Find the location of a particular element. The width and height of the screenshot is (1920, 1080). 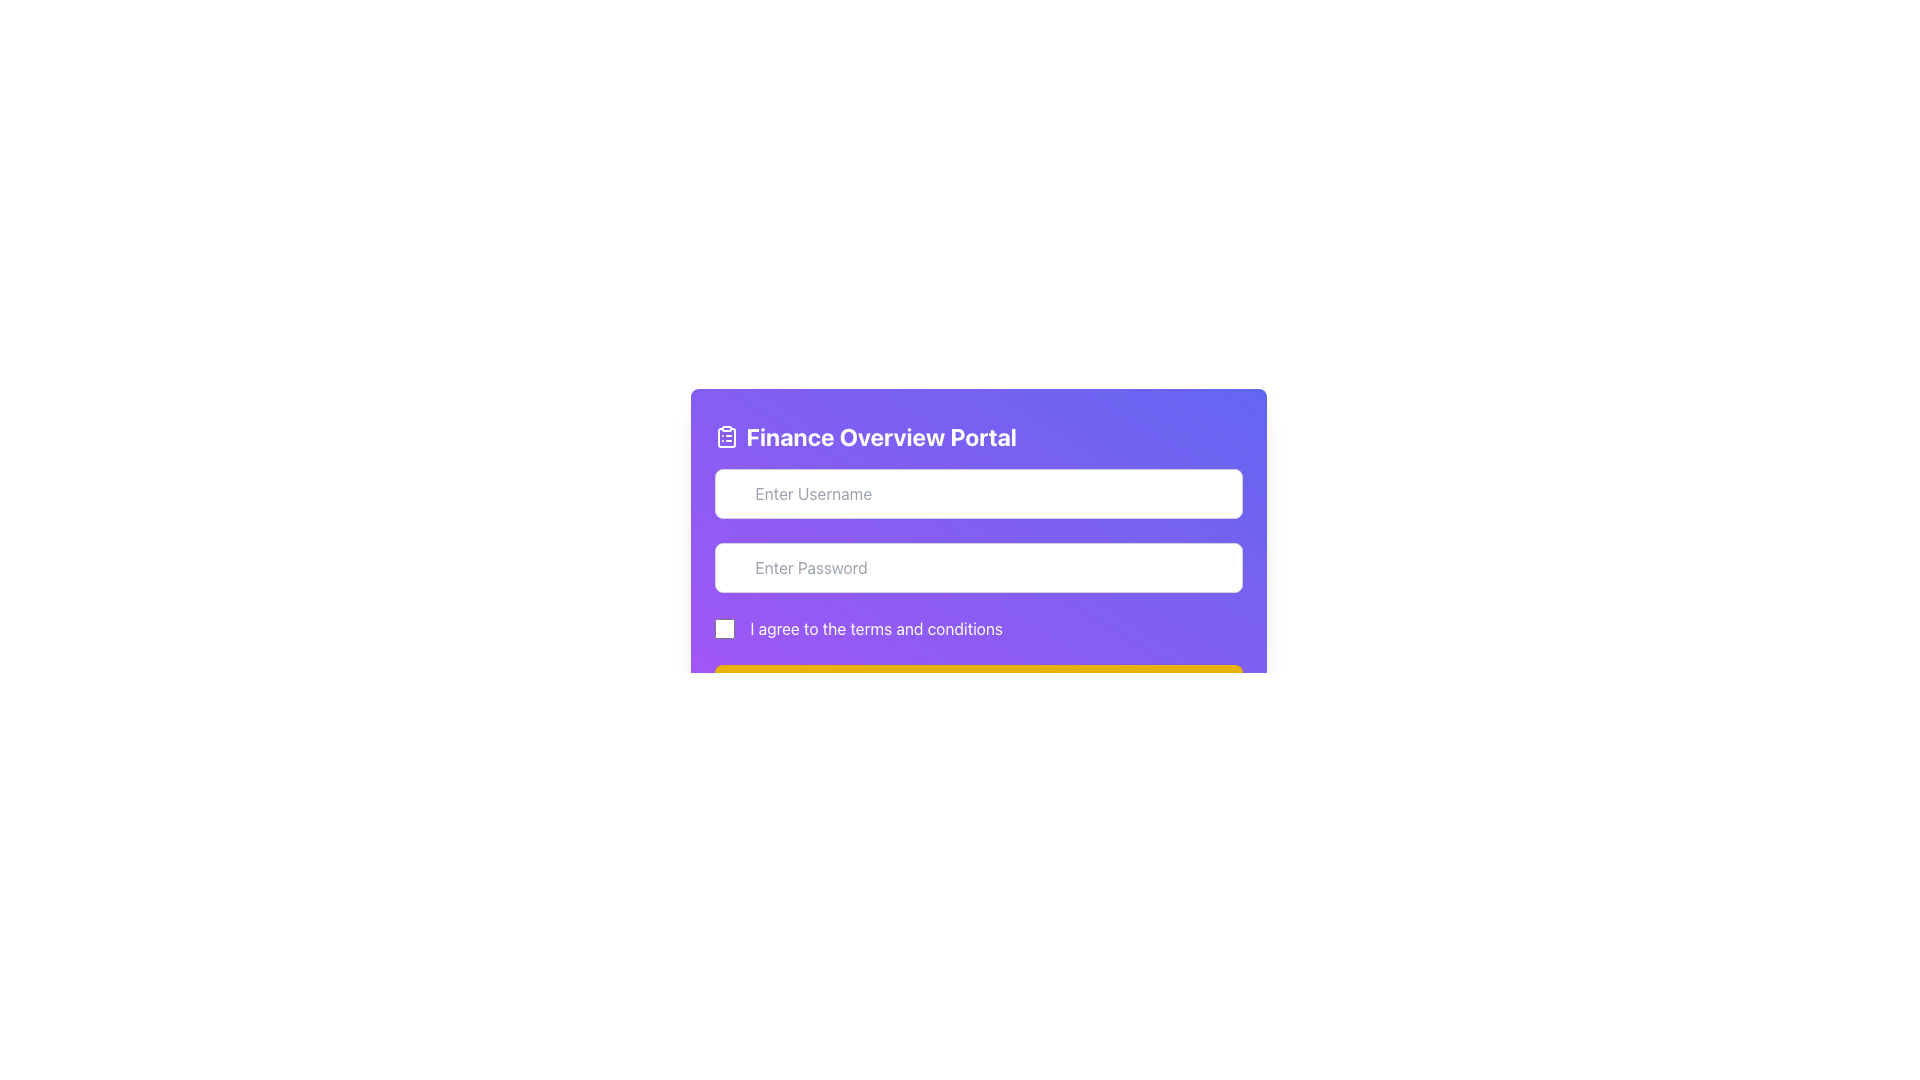

the consent checkbox located in the center-bottom region of the purple card layout is located at coordinates (978, 627).